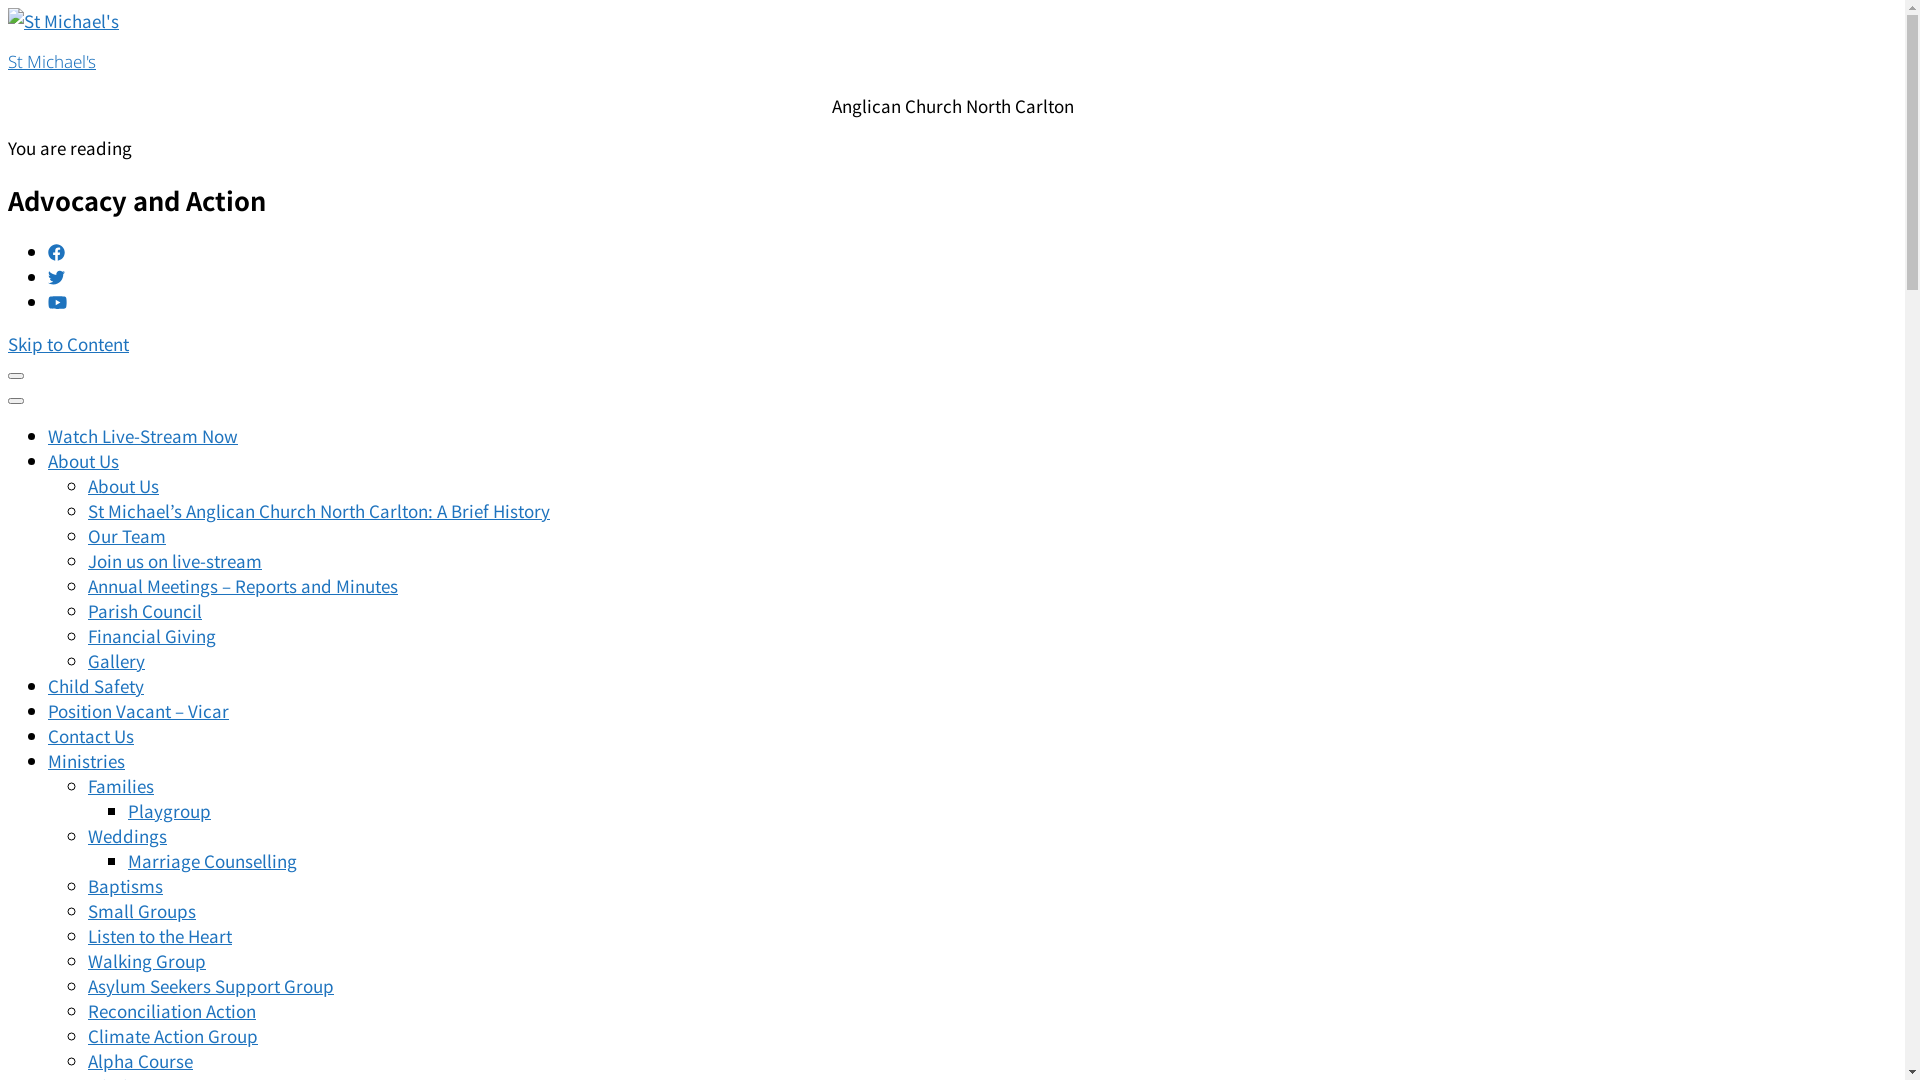  I want to click on 'Contact Us', so click(90, 735).